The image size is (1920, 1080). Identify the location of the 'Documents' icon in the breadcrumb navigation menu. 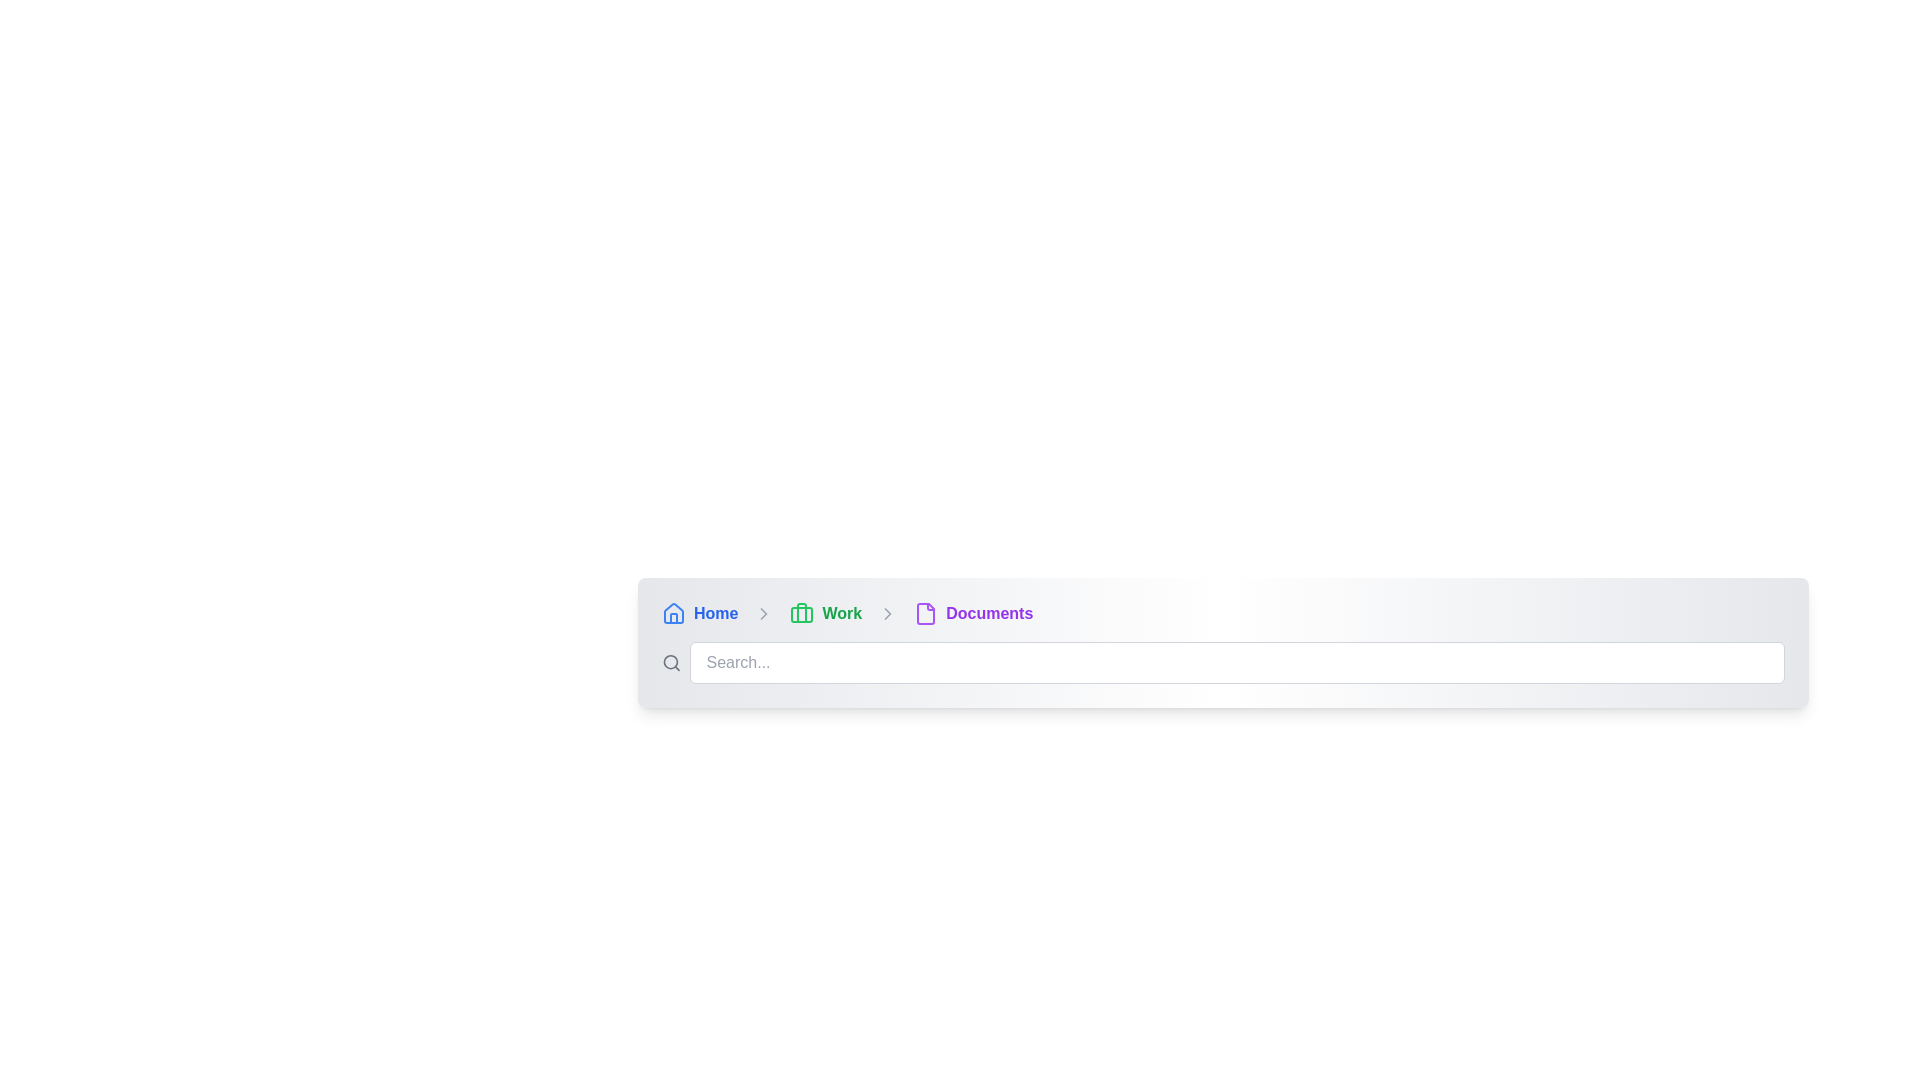
(925, 612).